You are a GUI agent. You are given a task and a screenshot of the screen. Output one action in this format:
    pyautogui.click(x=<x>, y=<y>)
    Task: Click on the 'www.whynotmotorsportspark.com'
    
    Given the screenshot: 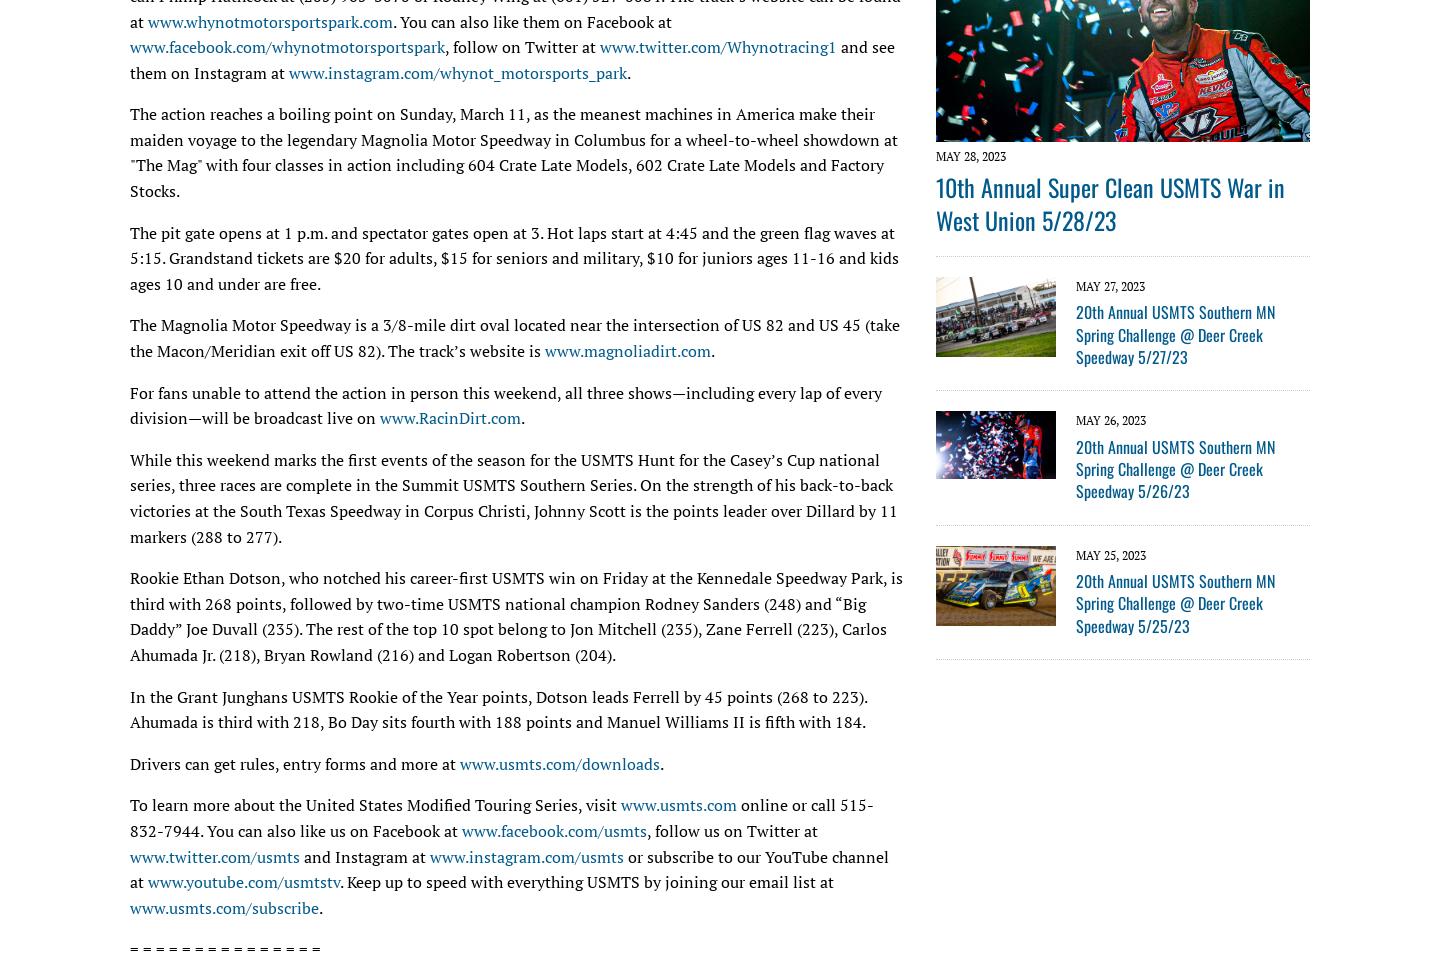 What is the action you would take?
    pyautogui.click(x=269, y=21)
    